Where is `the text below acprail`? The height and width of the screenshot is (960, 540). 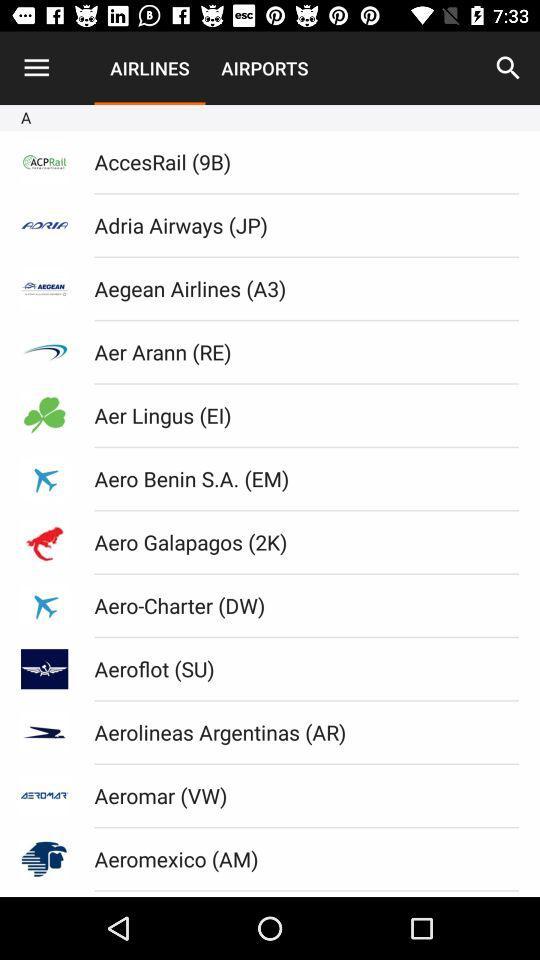 the text below acprail is located at coordinates (44, 225).